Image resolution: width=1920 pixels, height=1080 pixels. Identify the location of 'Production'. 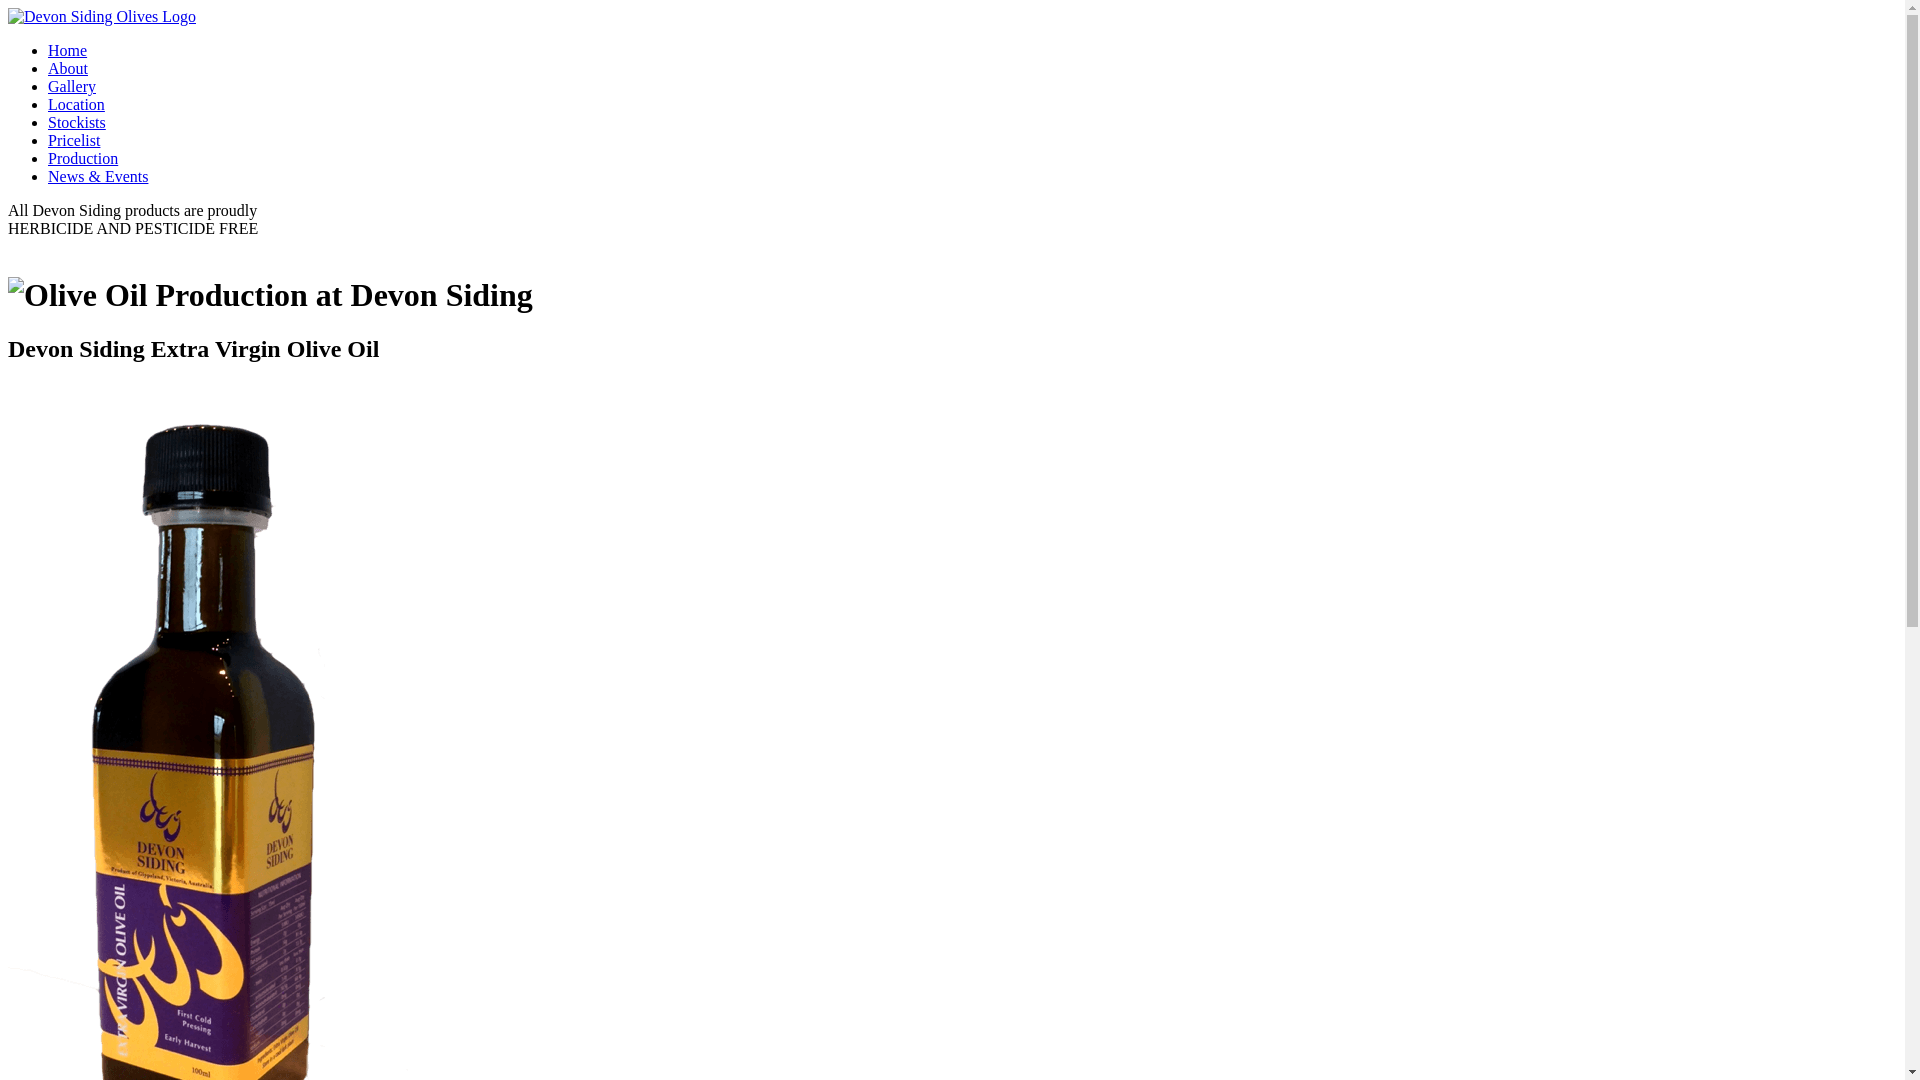
(81, 157).